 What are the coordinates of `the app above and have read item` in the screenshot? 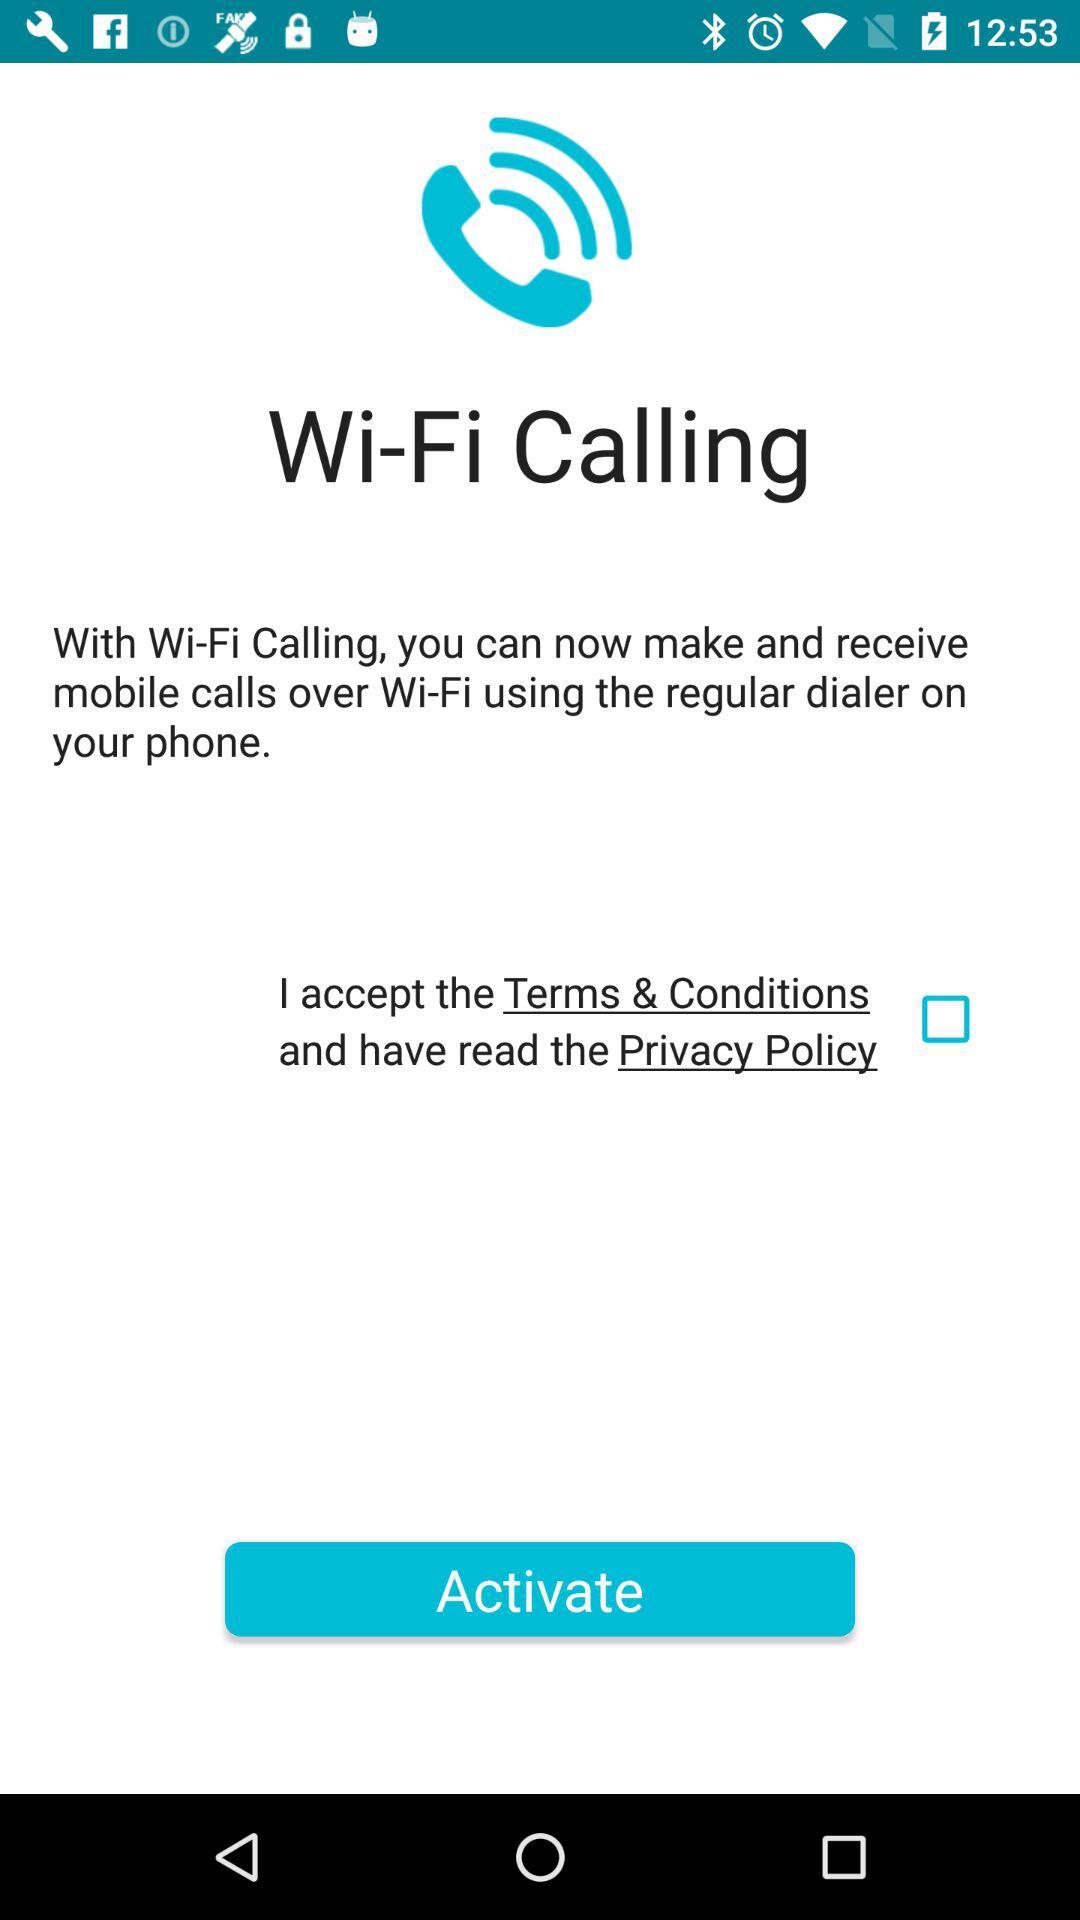 It's located at (685, 991).